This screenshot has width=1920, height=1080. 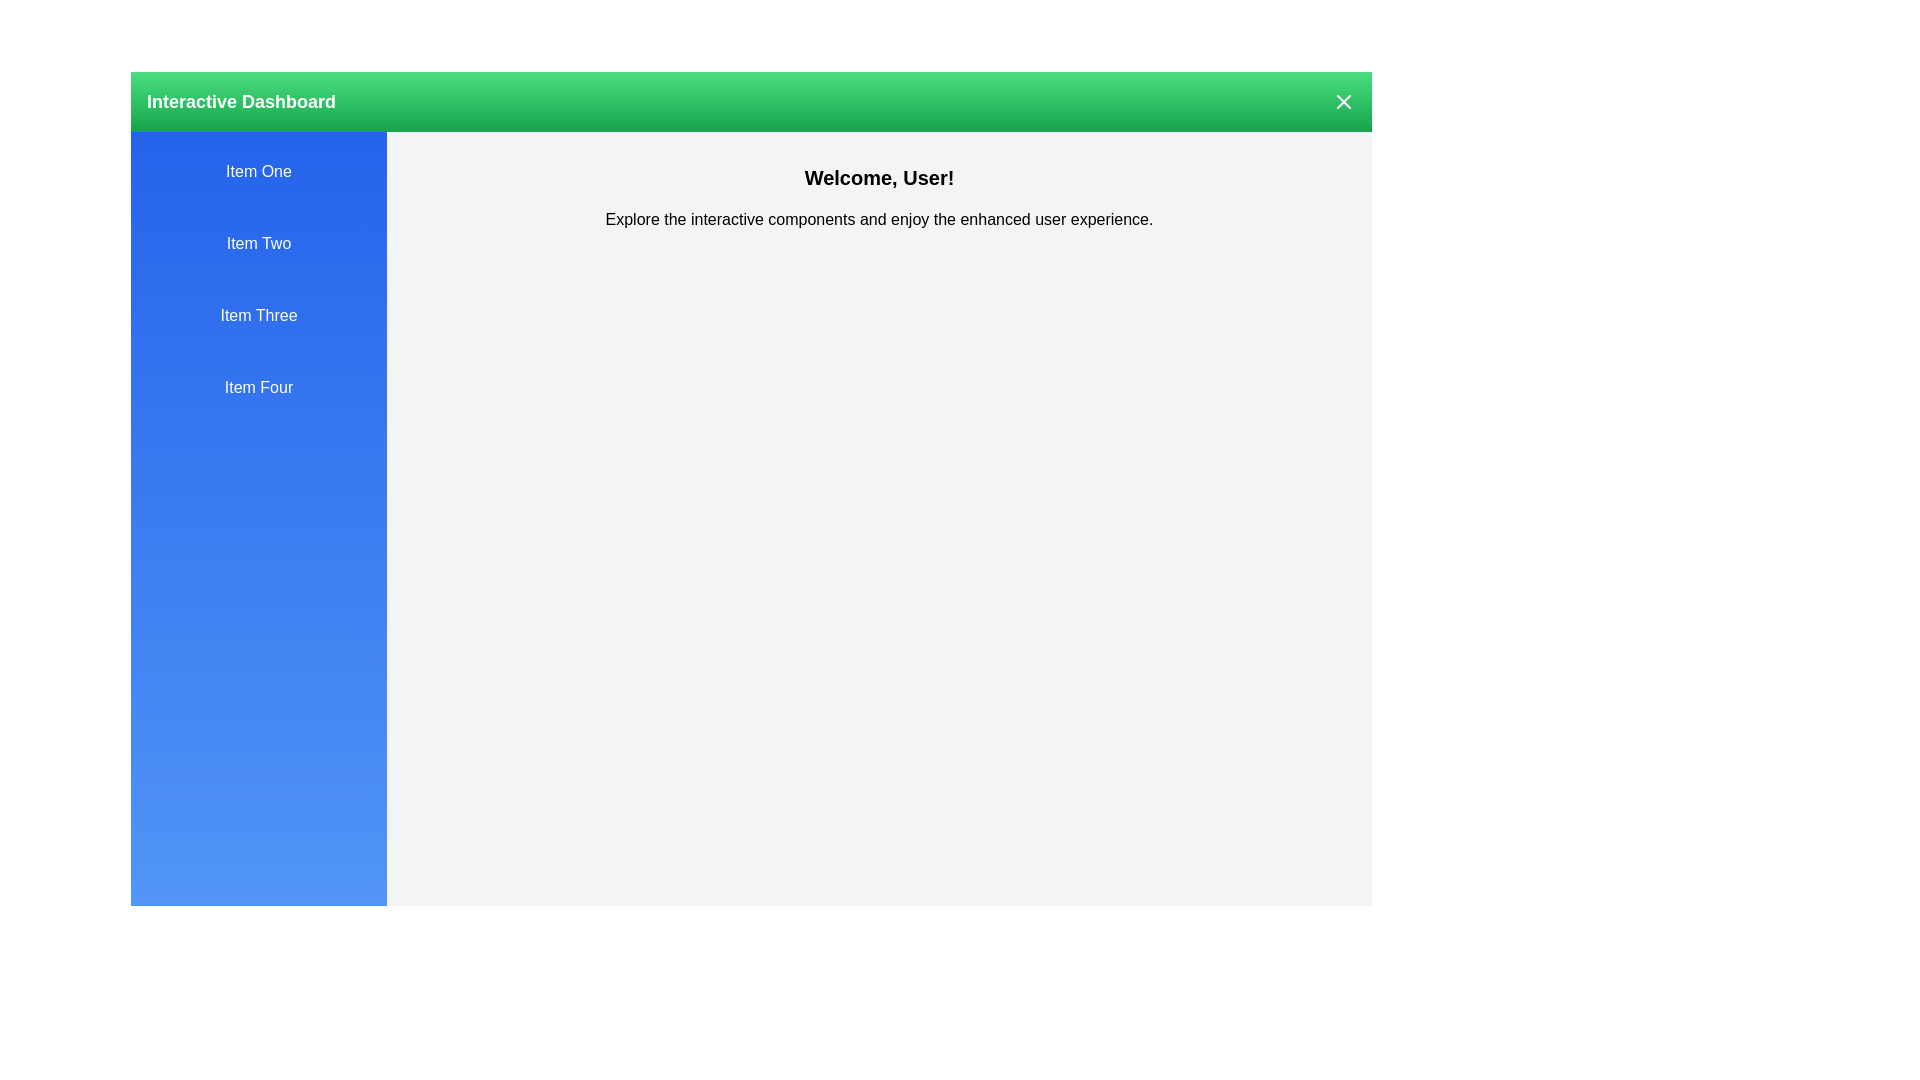 I want to click on the drawer item labeled Item One, so click(x=258, y=171).